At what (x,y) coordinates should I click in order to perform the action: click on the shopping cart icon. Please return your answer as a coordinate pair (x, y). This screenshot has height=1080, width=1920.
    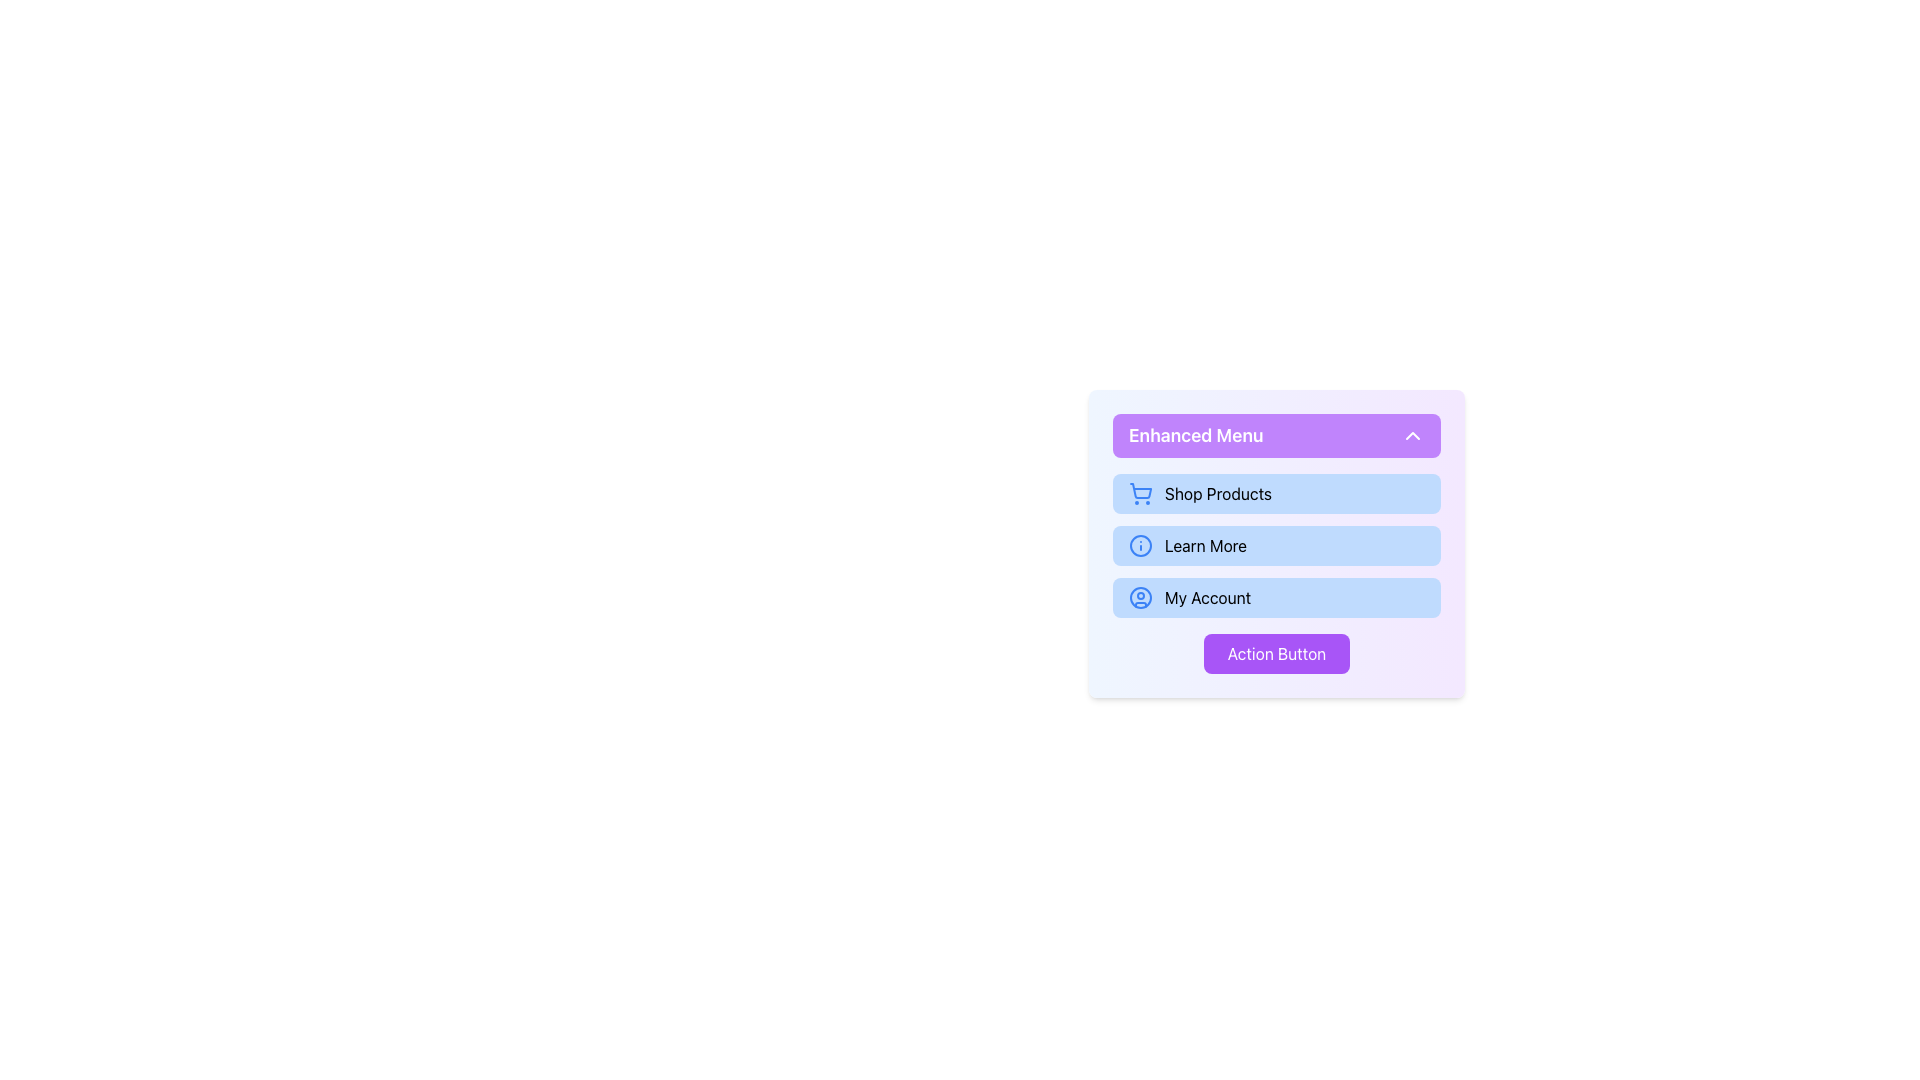
    Looking at the image, I should click on (1141, 493).